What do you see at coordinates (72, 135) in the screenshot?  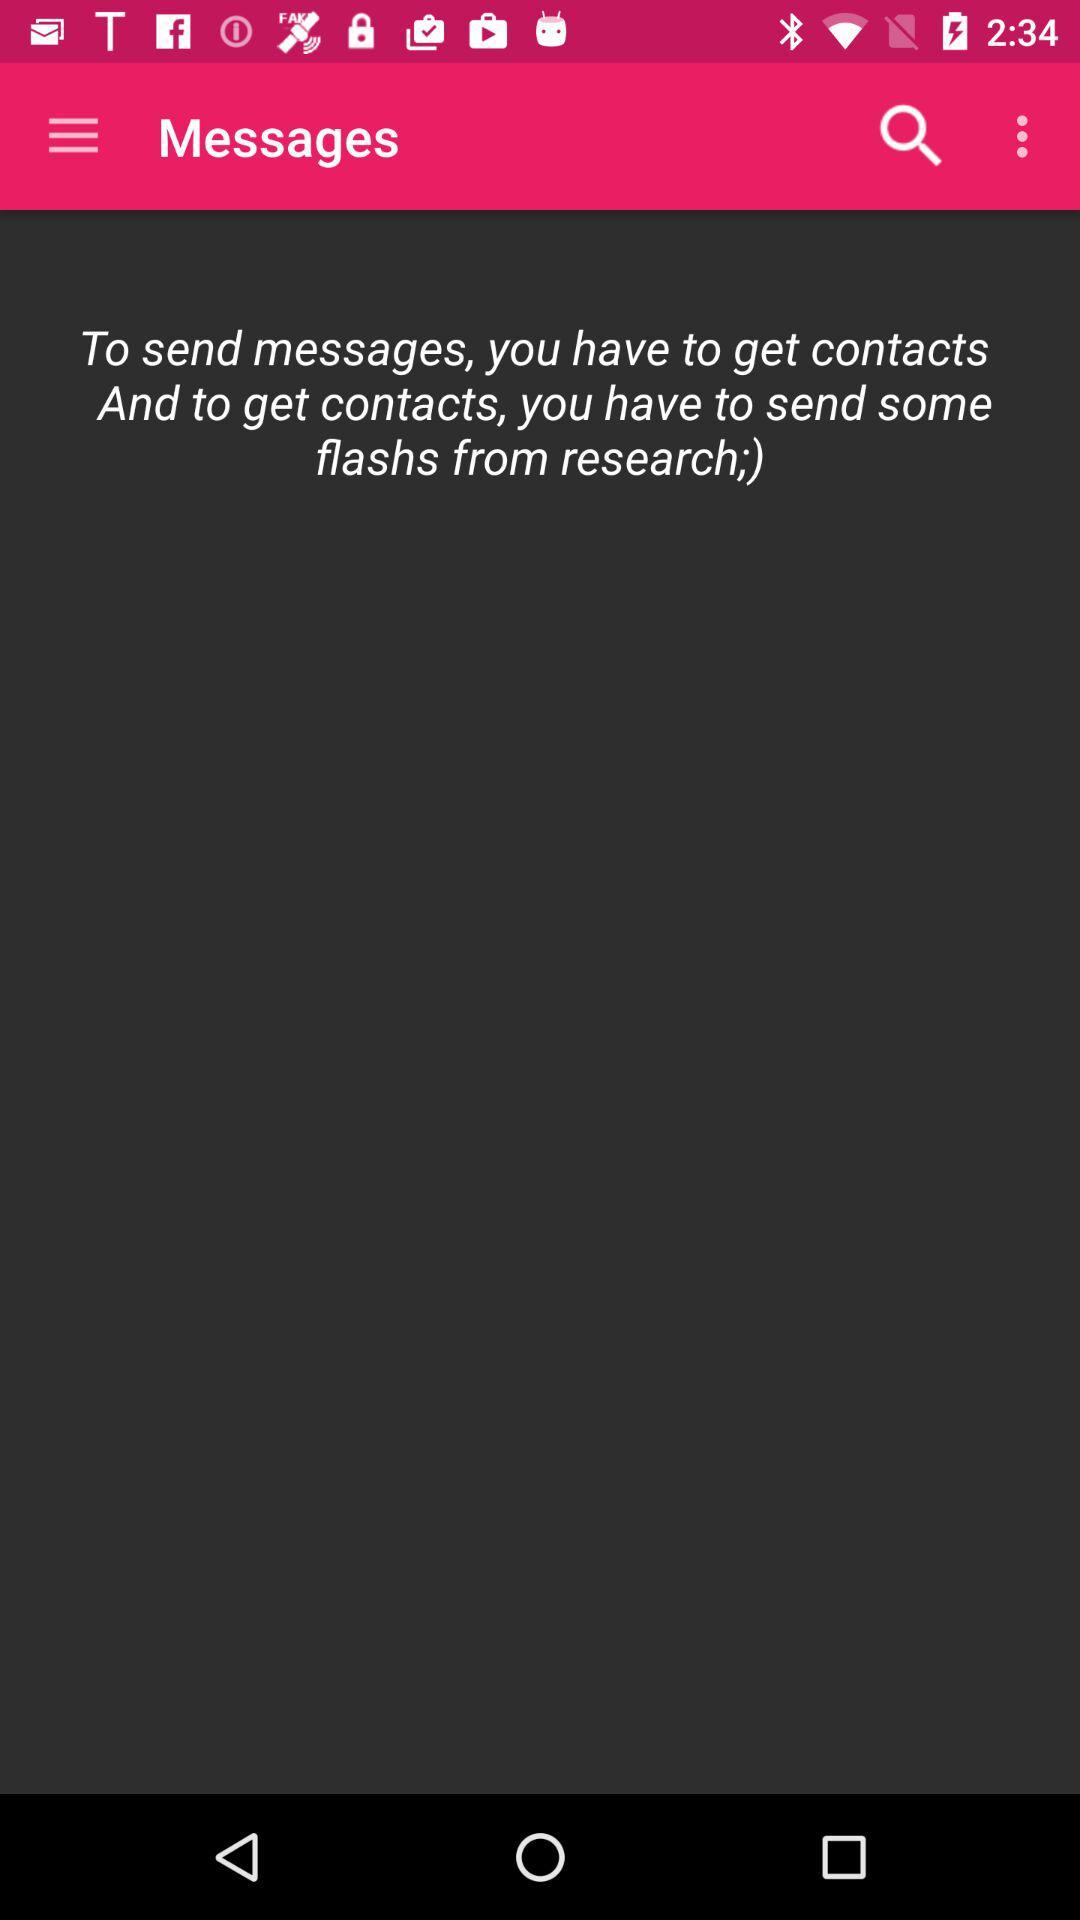 I see `the icon next to the messages icon` at bounding box center [72, 135].